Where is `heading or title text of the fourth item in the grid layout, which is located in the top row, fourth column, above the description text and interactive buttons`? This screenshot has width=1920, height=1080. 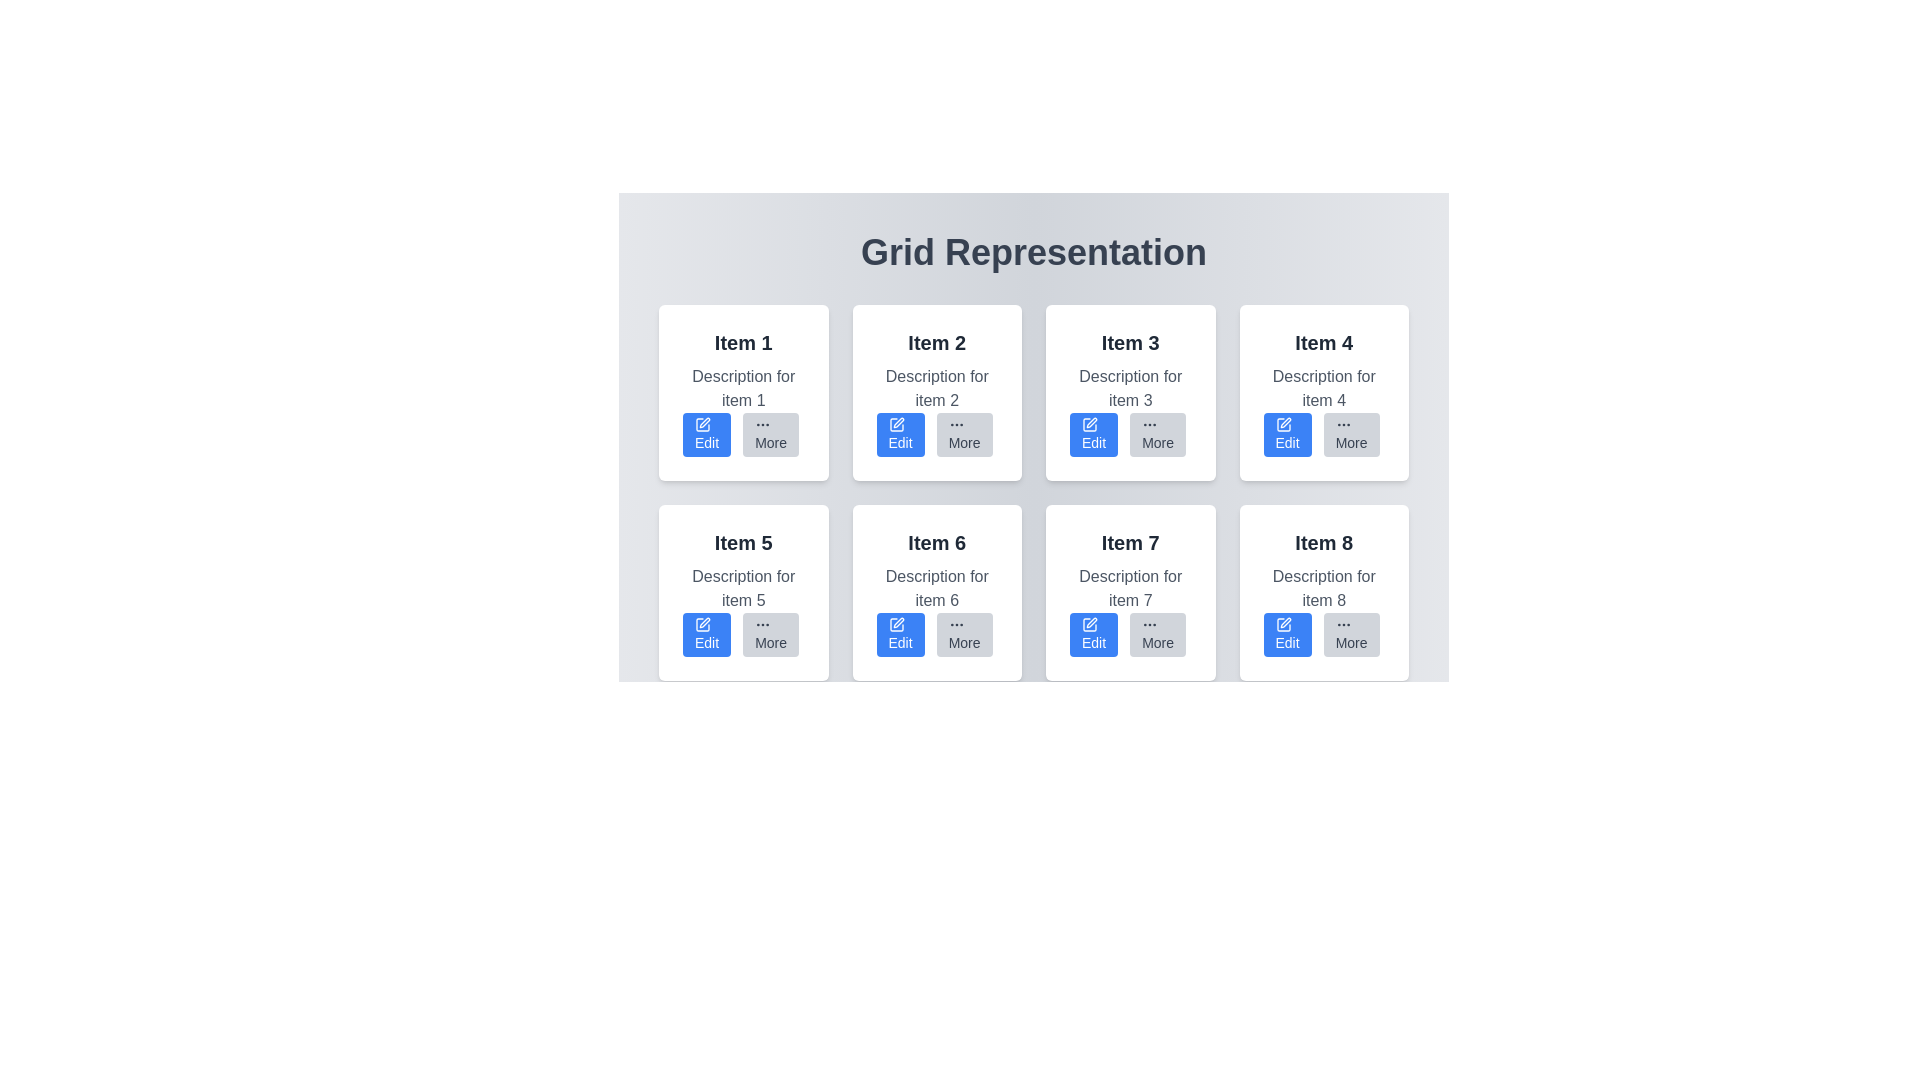
heading or title text of the fourth item in the grid layout, which is located in the top row, fourth column, above the description text and interactive buttons is located at coordinates (1324, 342).